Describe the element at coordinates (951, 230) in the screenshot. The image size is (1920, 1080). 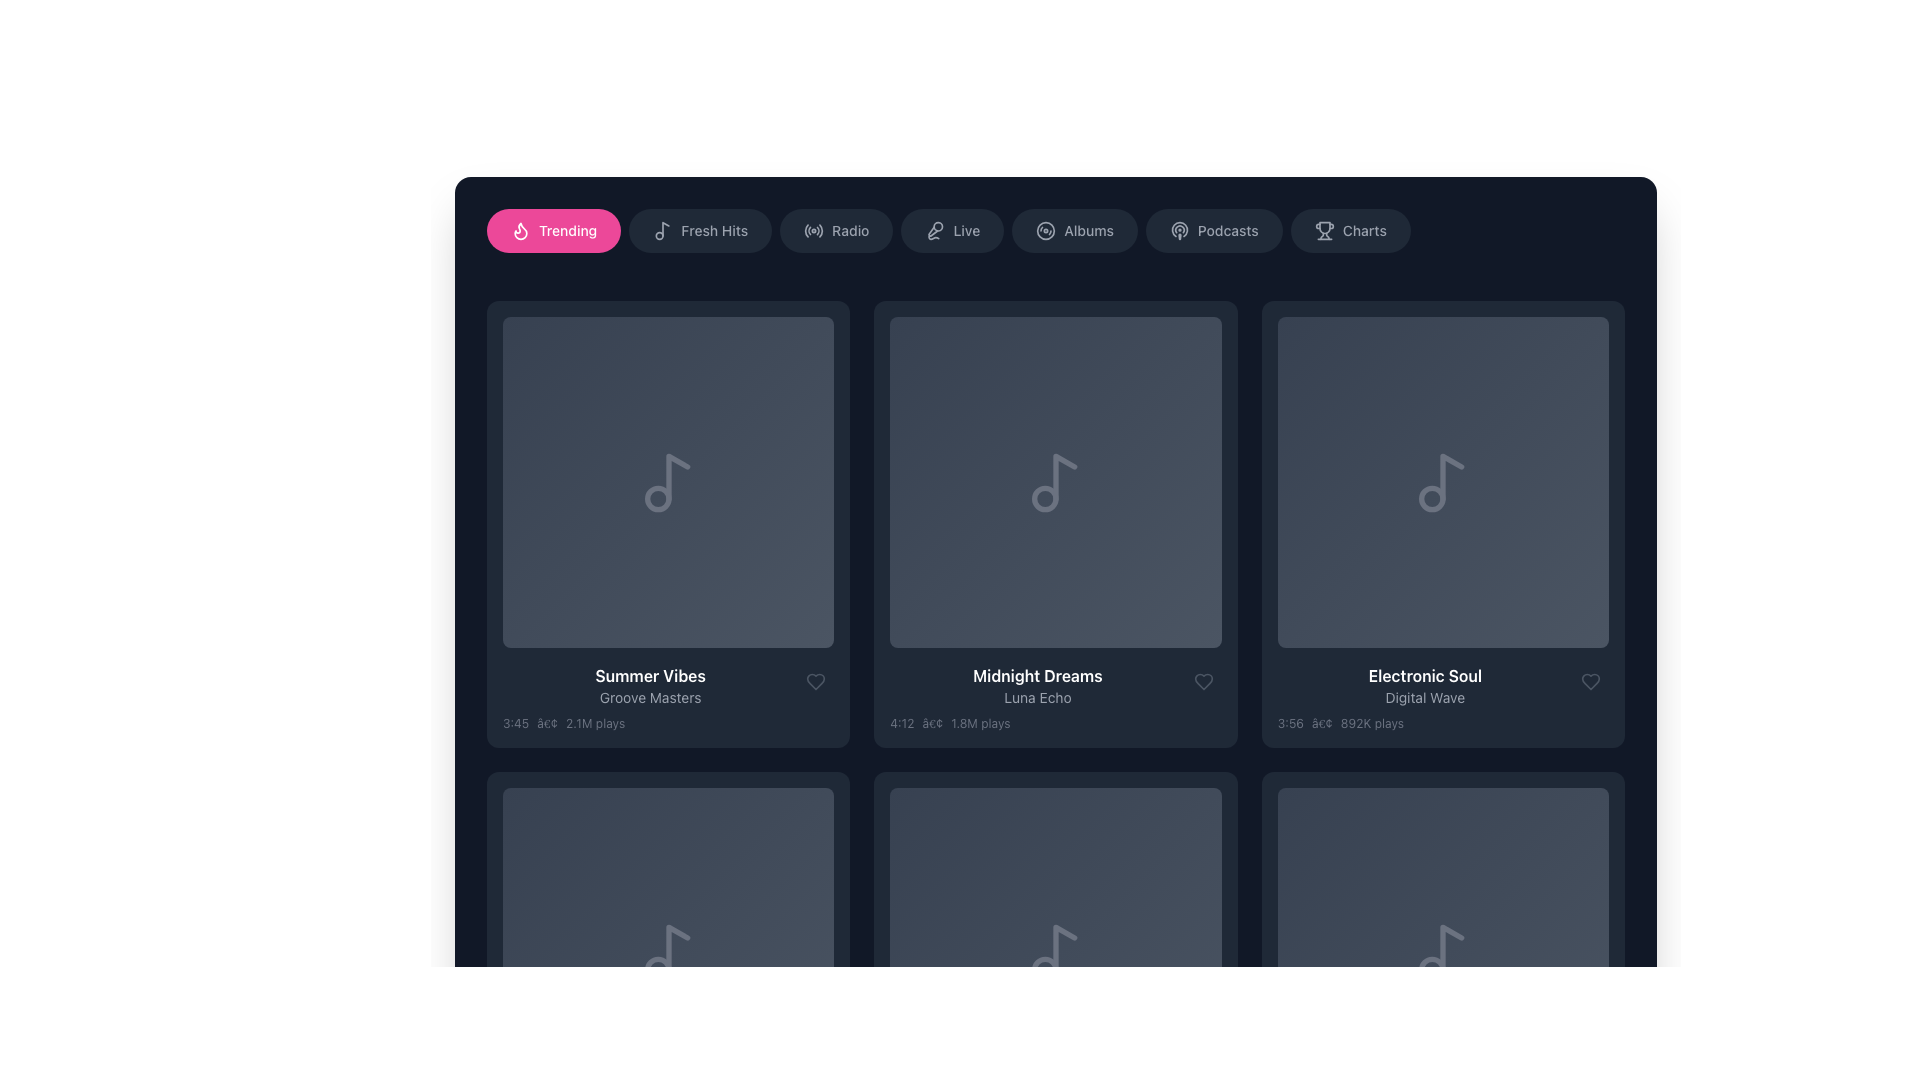
I see `the 'Live' button, which is the fourth button from the left in a horizontal row, located between the 'Radio' and 'Albums' buttons` at that location.